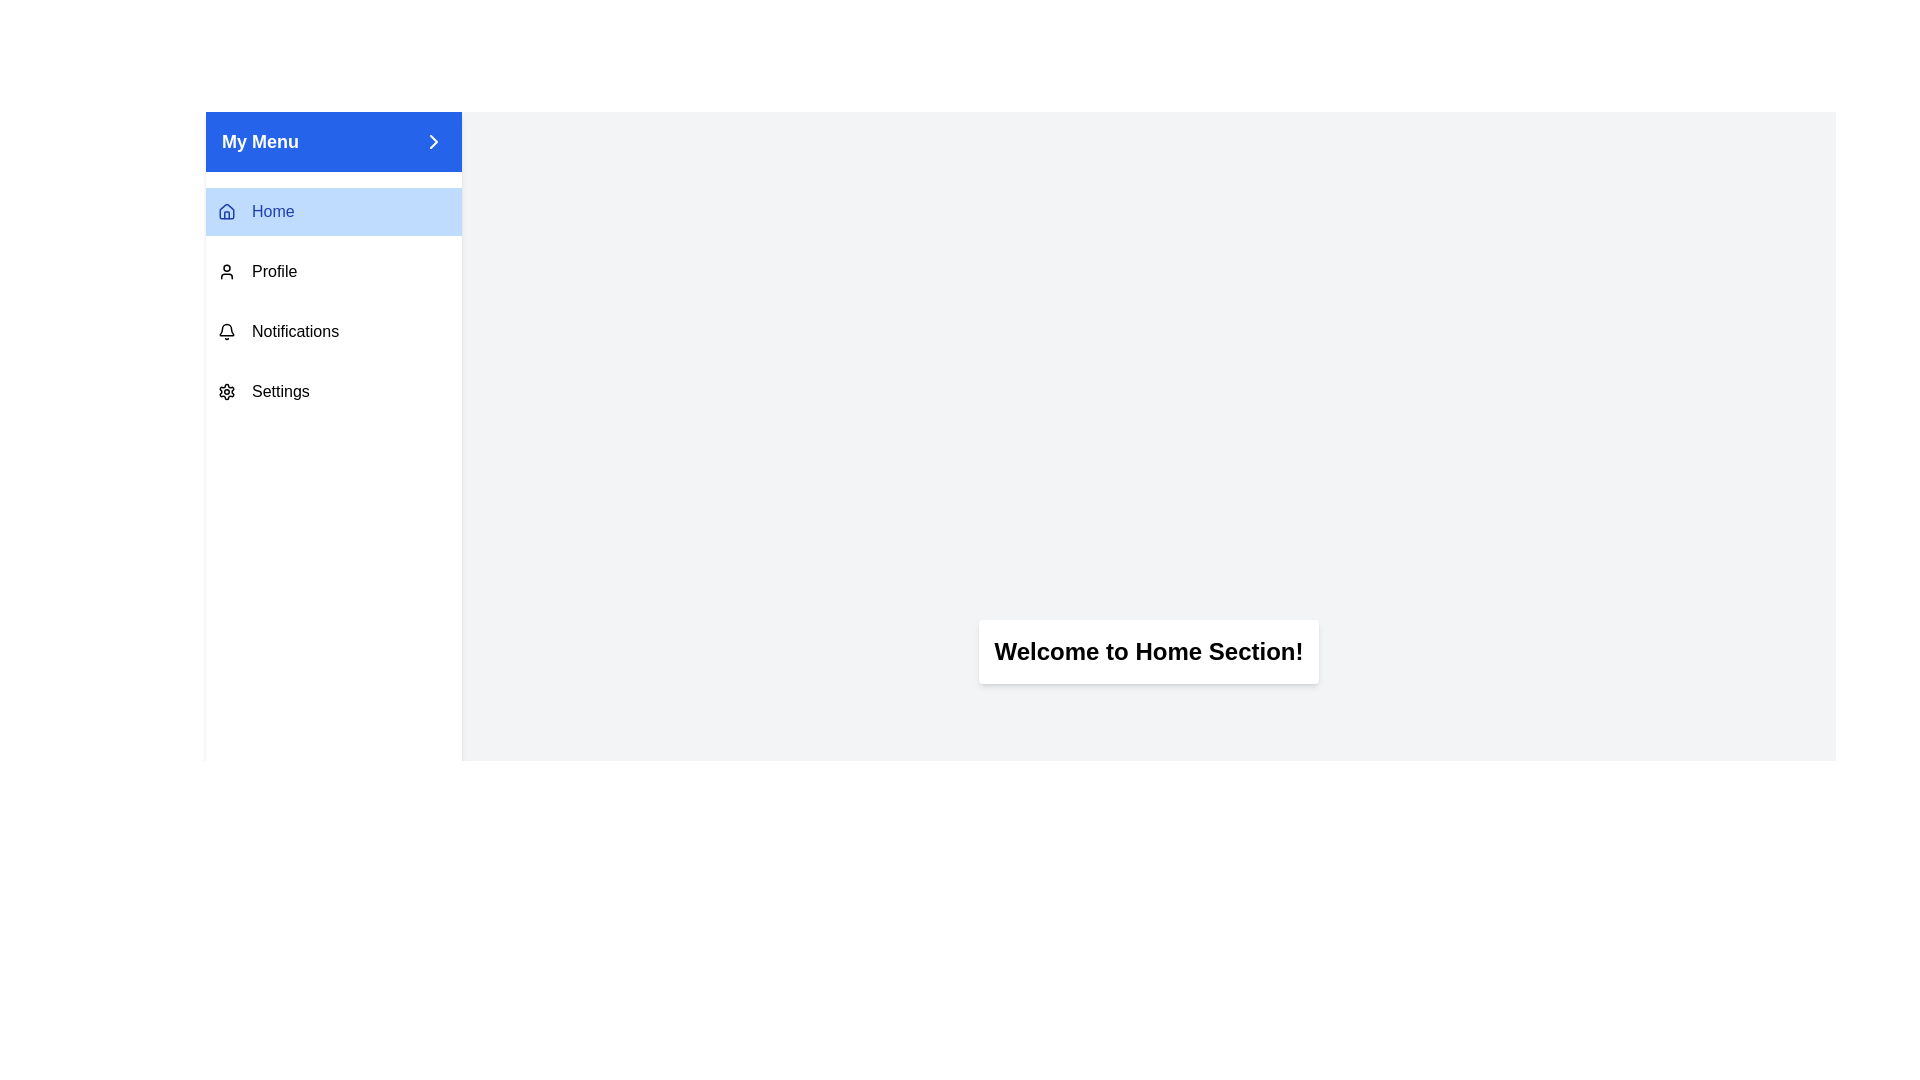 The height and width of the screenshot is (1080, 1920). Describe the element at coordinates (226, 392) in the screenshot. I see `the gear-like settings icon located in the left-hand side menu, which is the fourth item from the top` at that location.